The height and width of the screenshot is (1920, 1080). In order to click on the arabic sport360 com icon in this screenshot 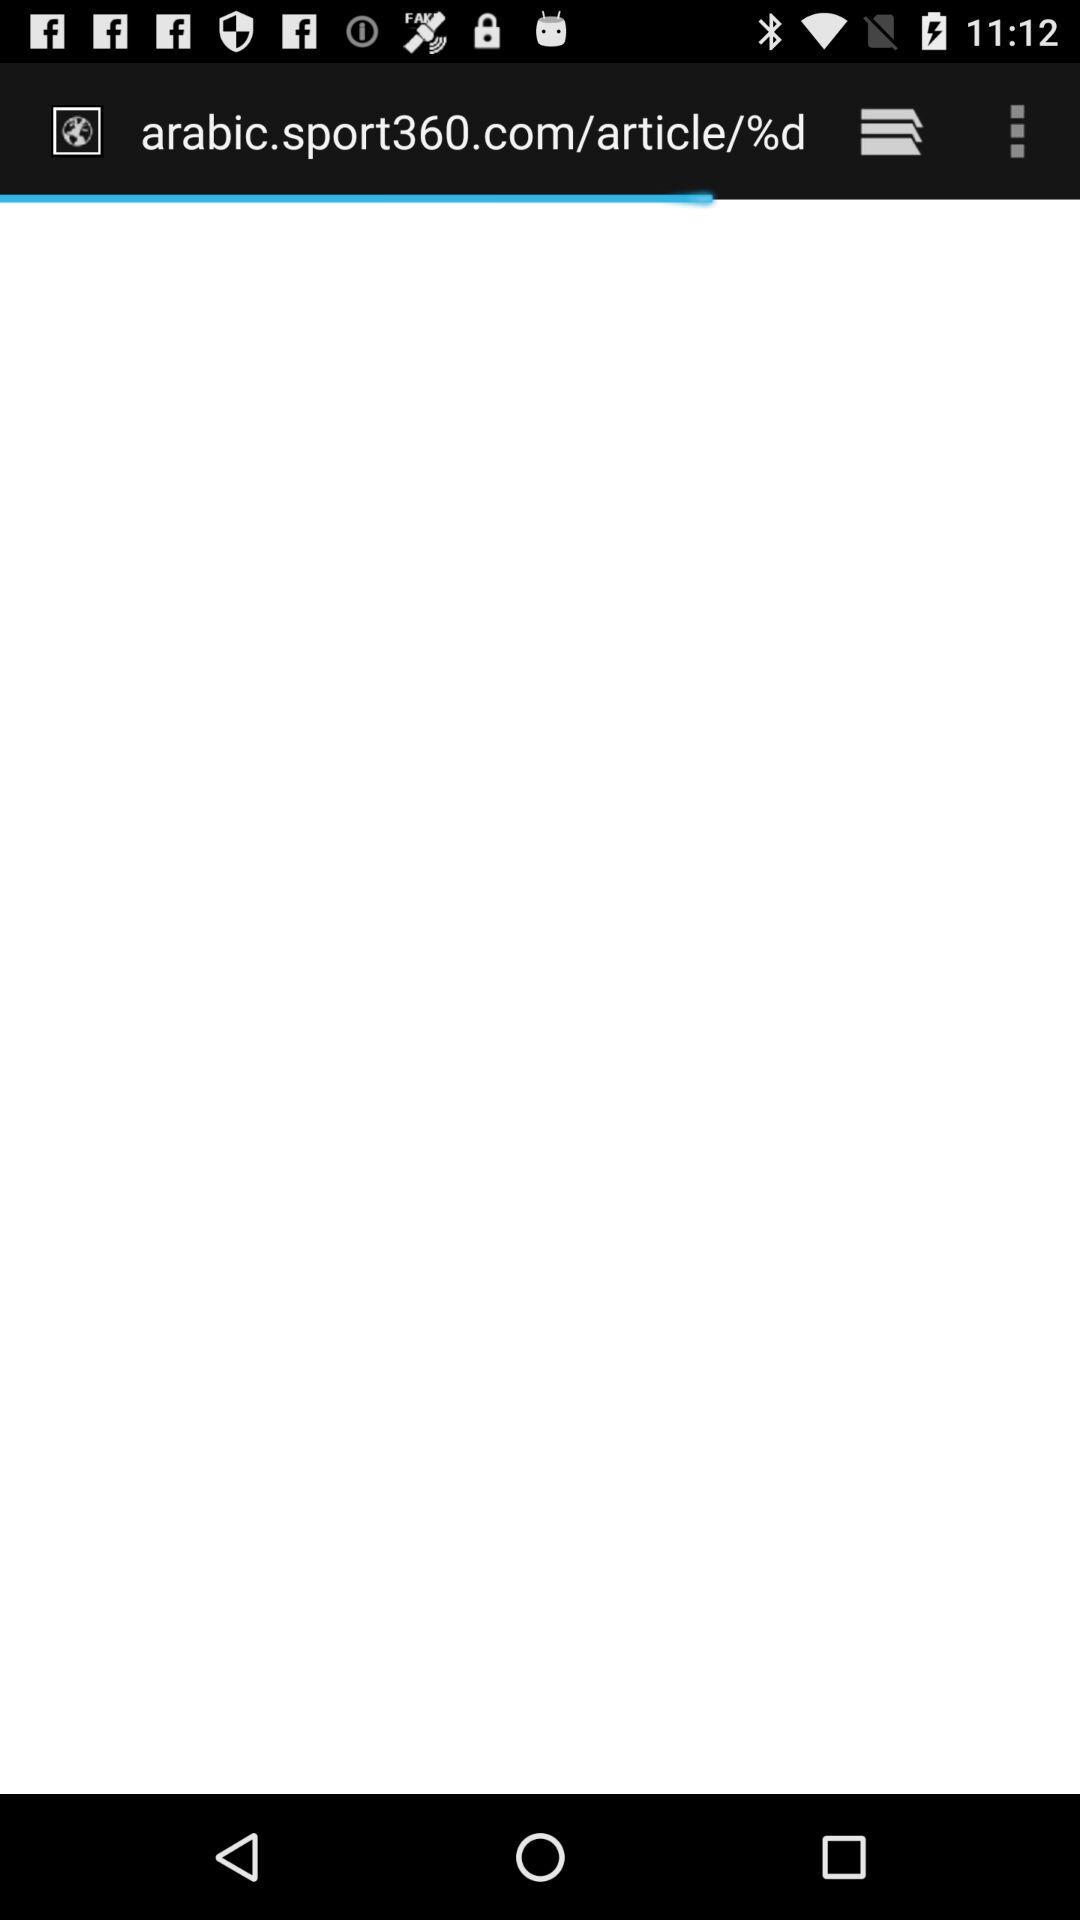, I will do `click(472, 130)`.